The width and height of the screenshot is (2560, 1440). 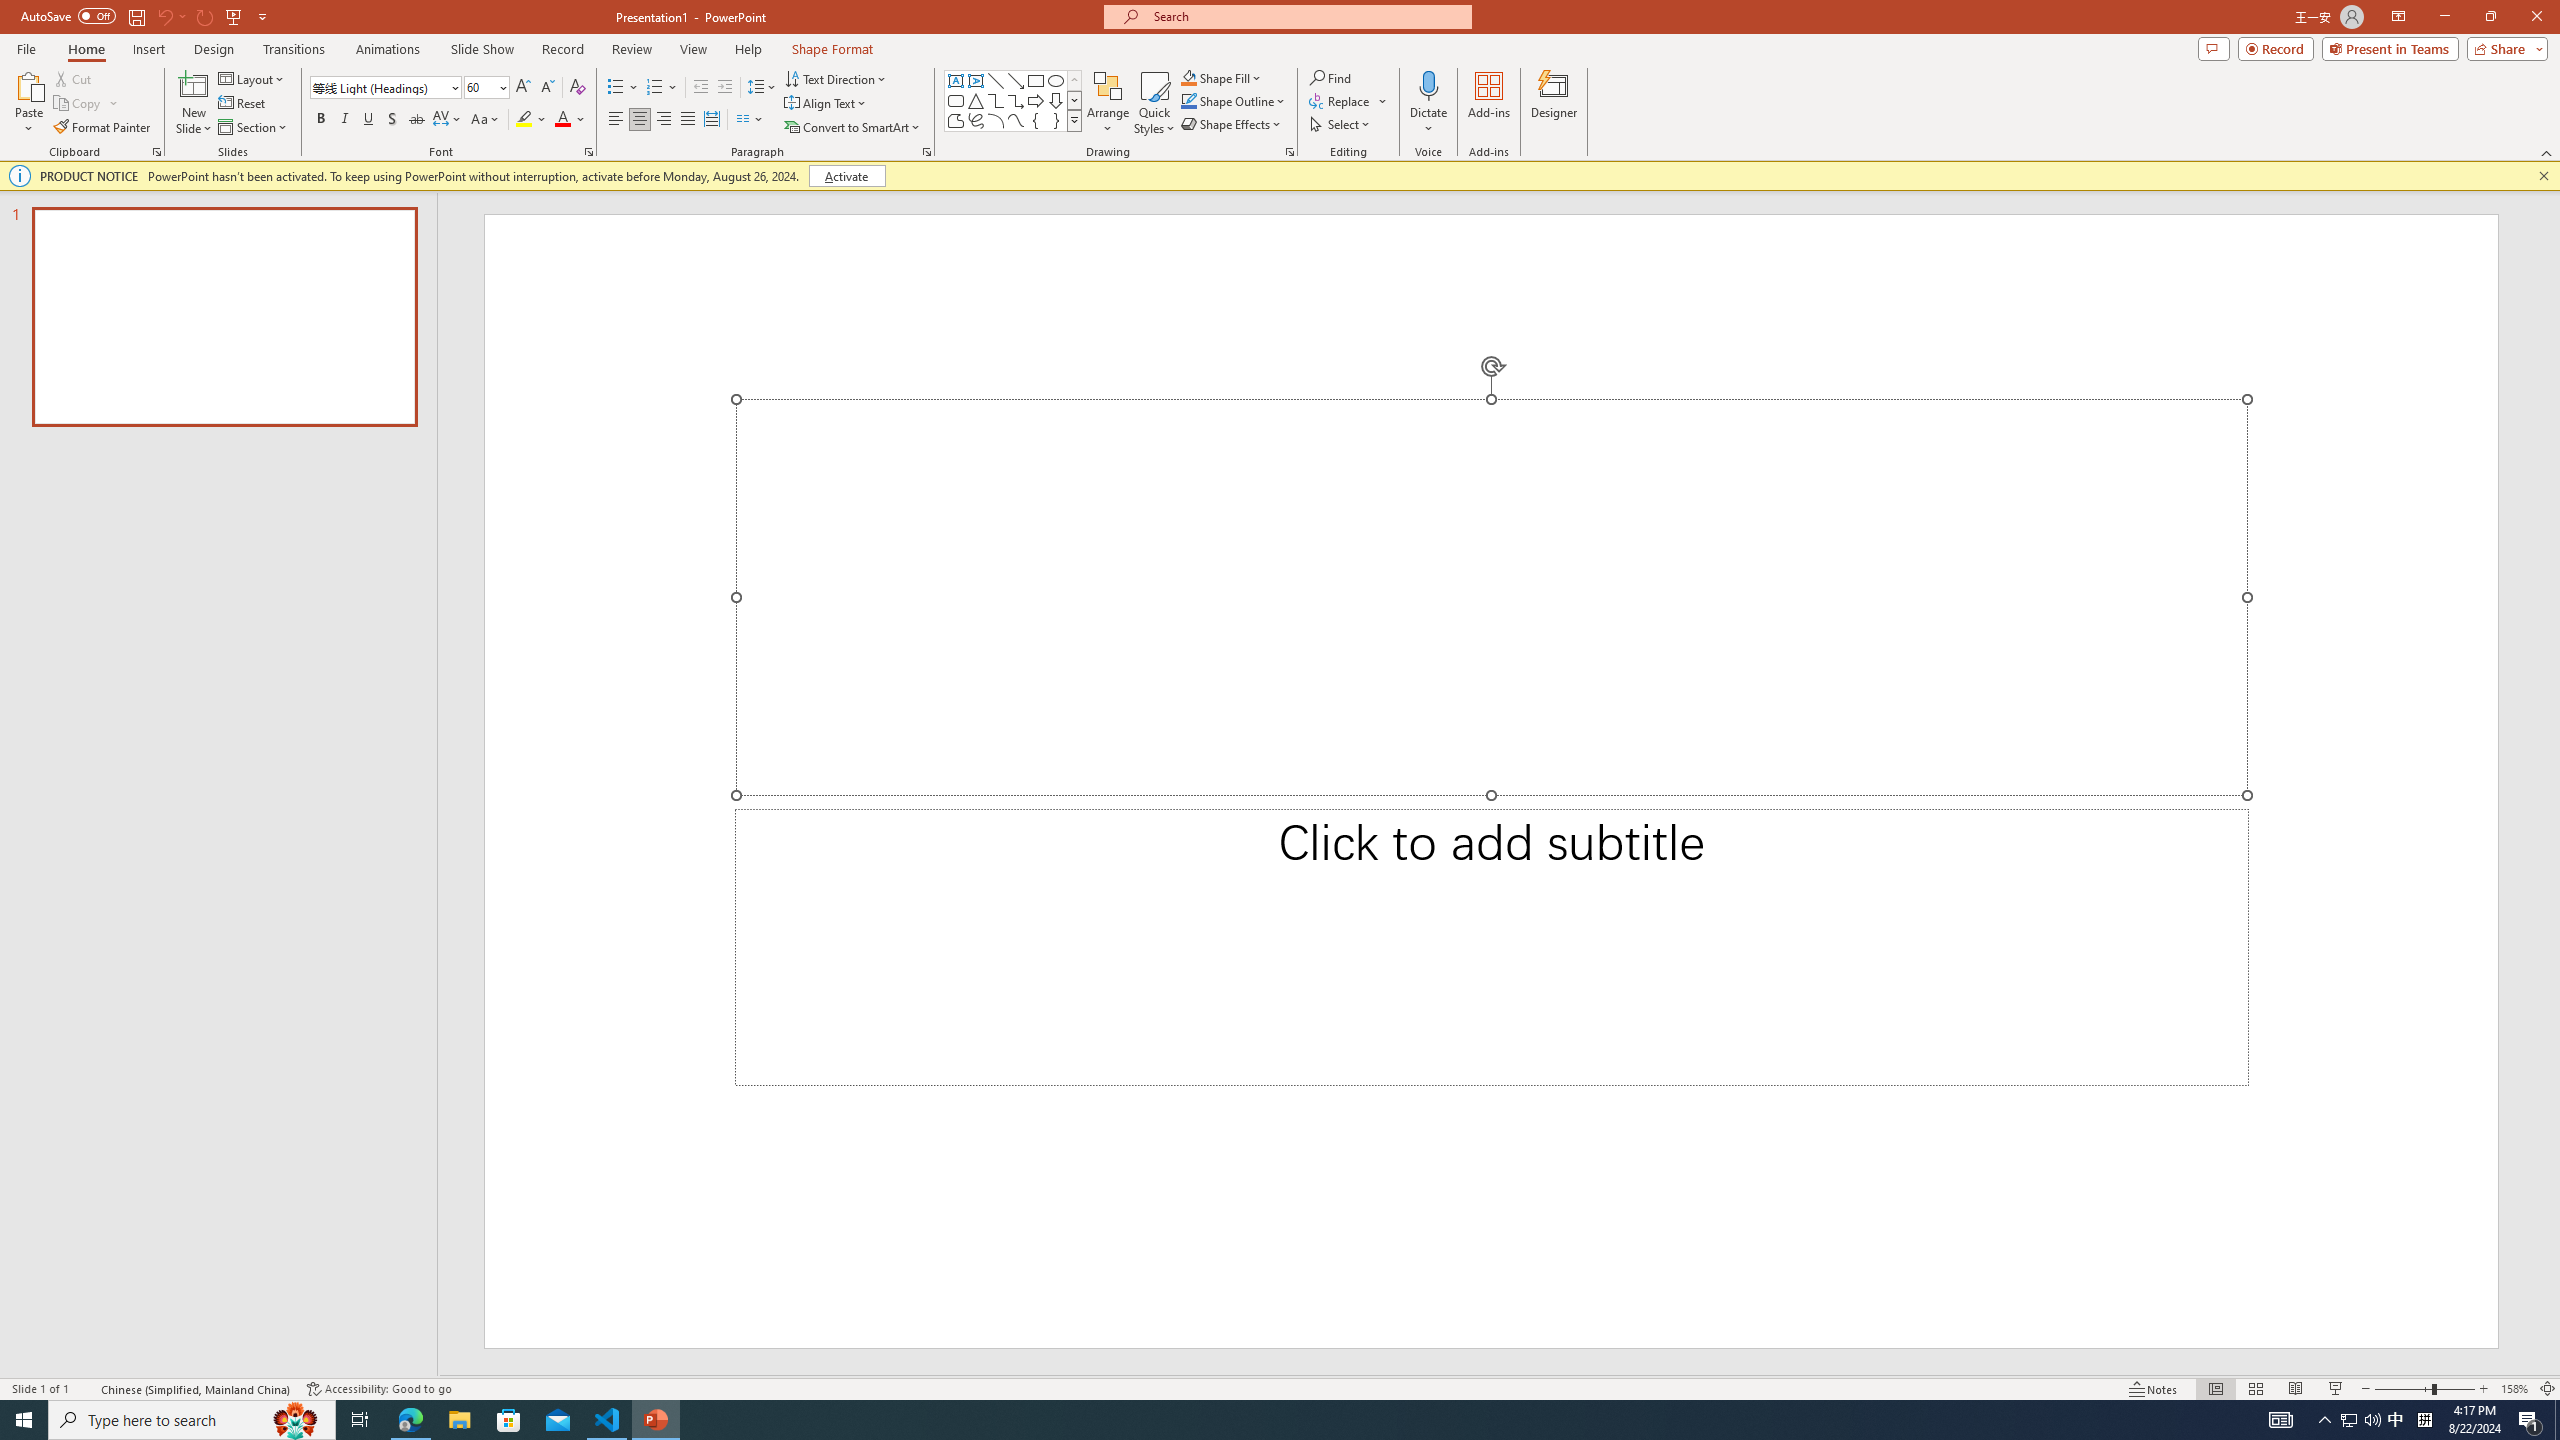 I want to click on 'Vertical Text Box', so click(x=974, y=80).